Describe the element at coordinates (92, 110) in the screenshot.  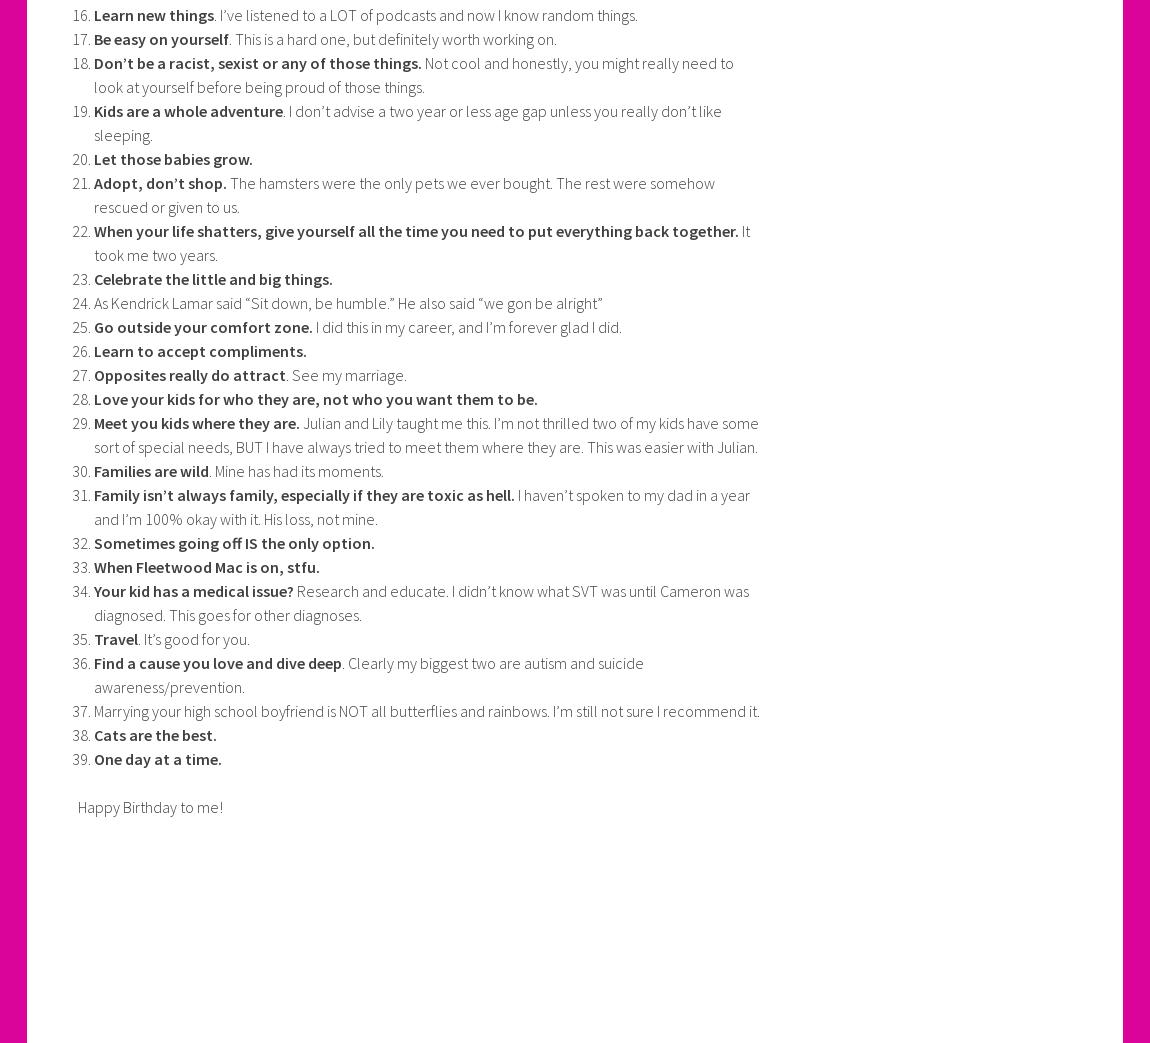
I see `'Kids are a whole adventure'` at that location.